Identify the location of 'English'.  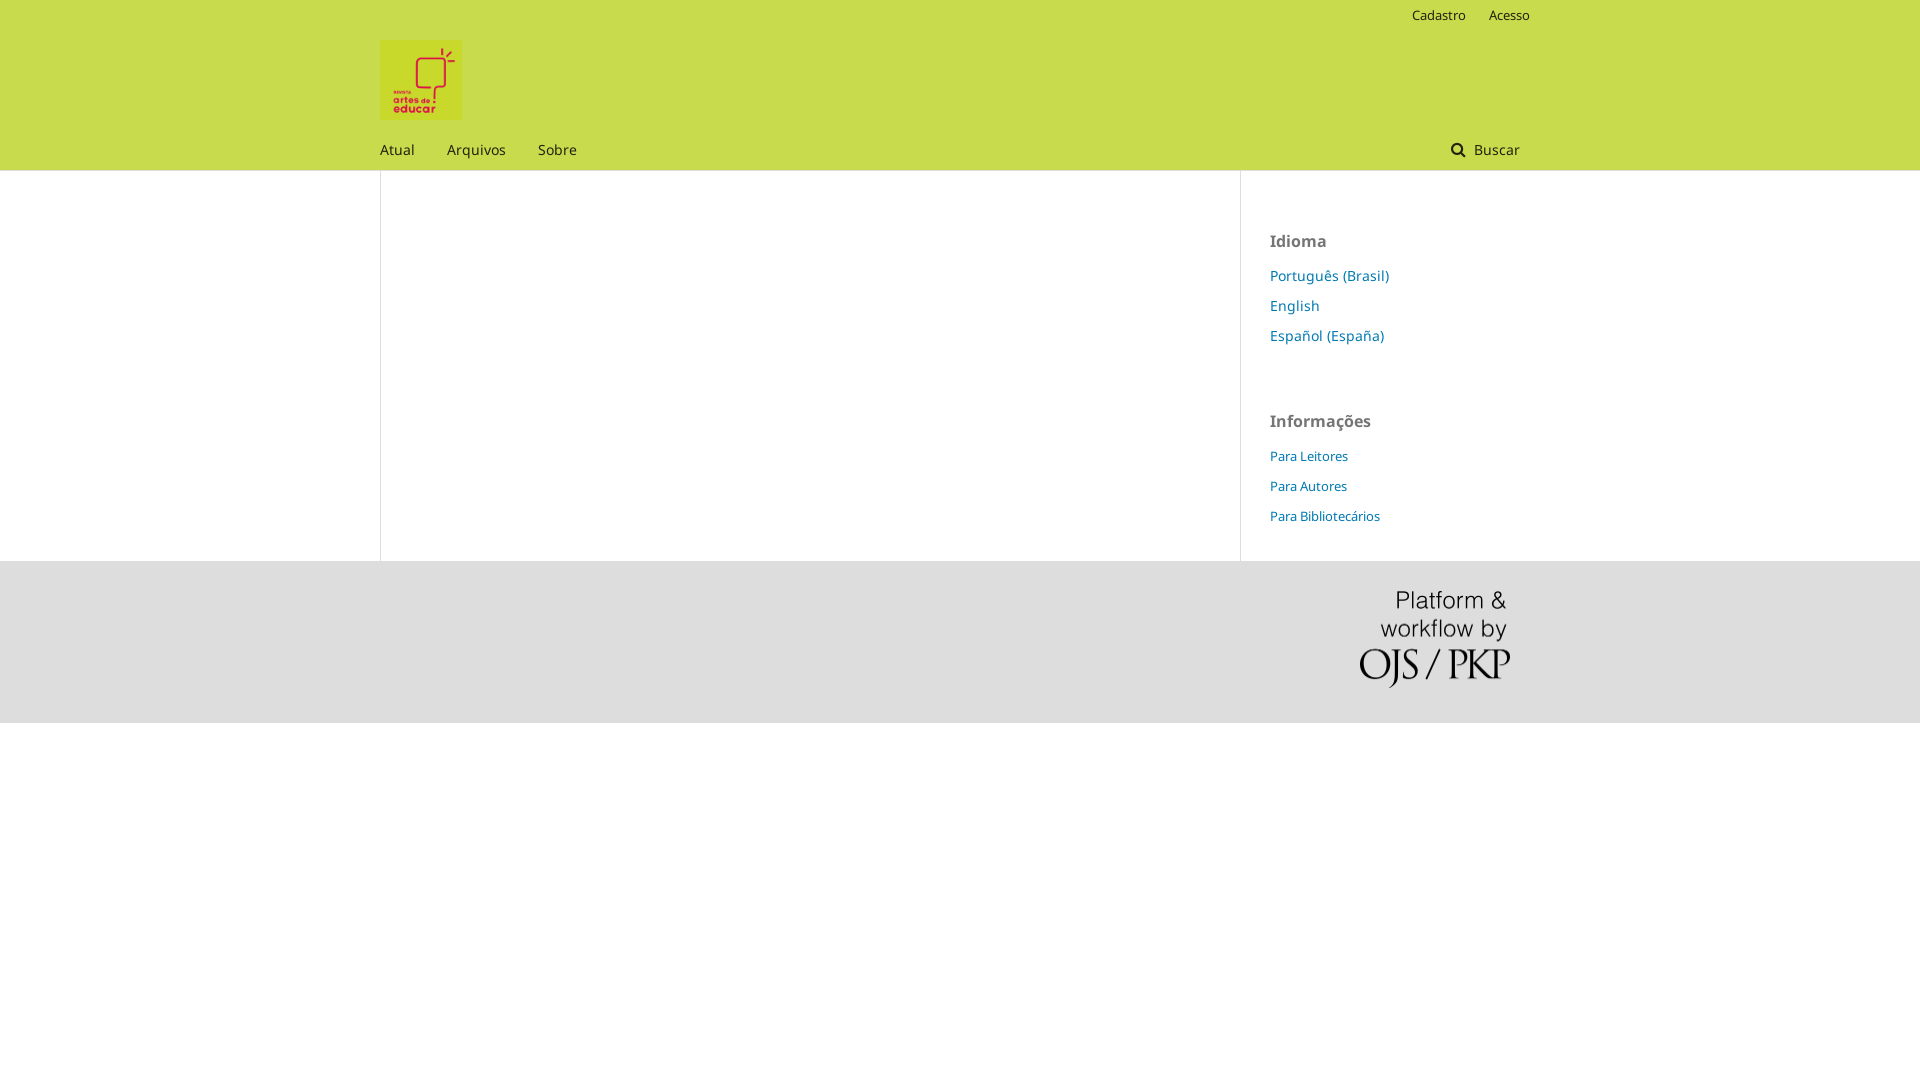
(1295, 305).